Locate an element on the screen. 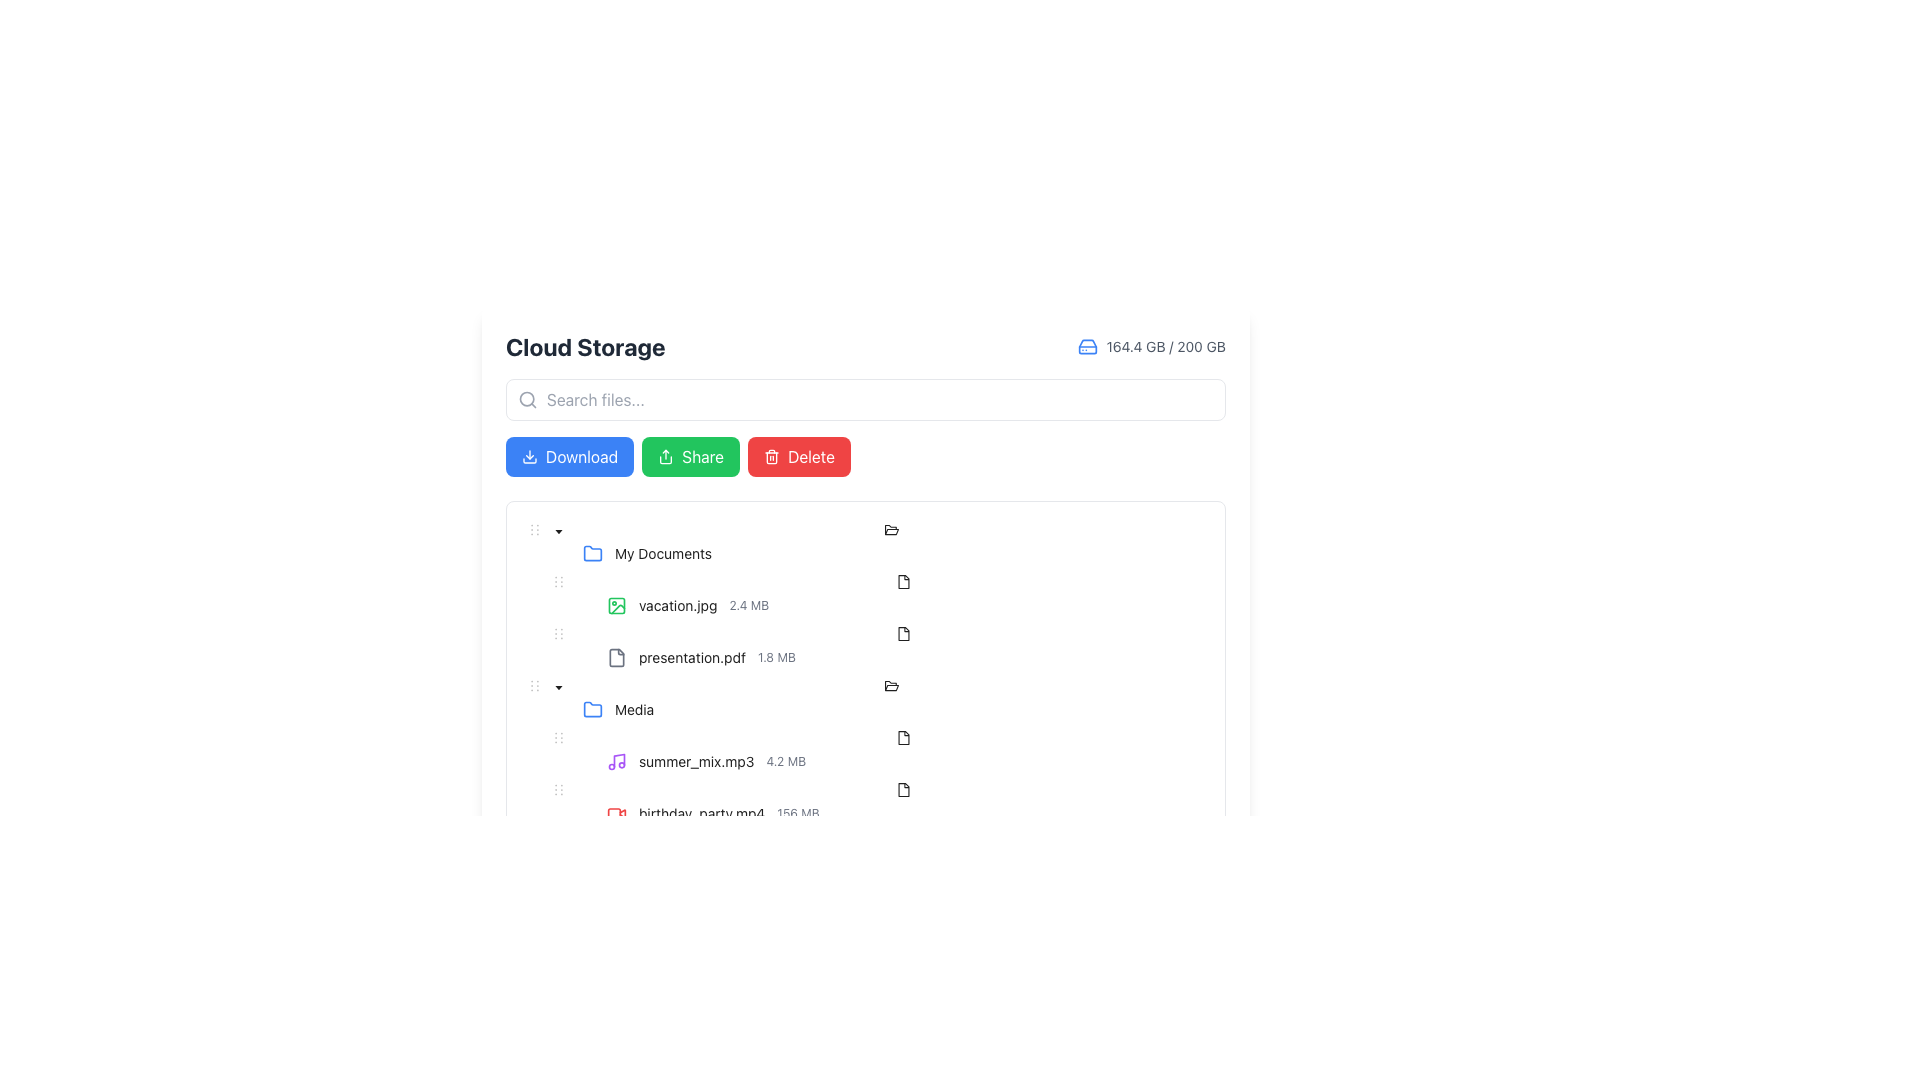 The width and height of the screenshot is (1920, 1080). the indentation marker located at the left margin of the 'birthday_party.mp4' tree item, which serves as a visual indicator of its hierarchical level is located at coordinates (534, 801).